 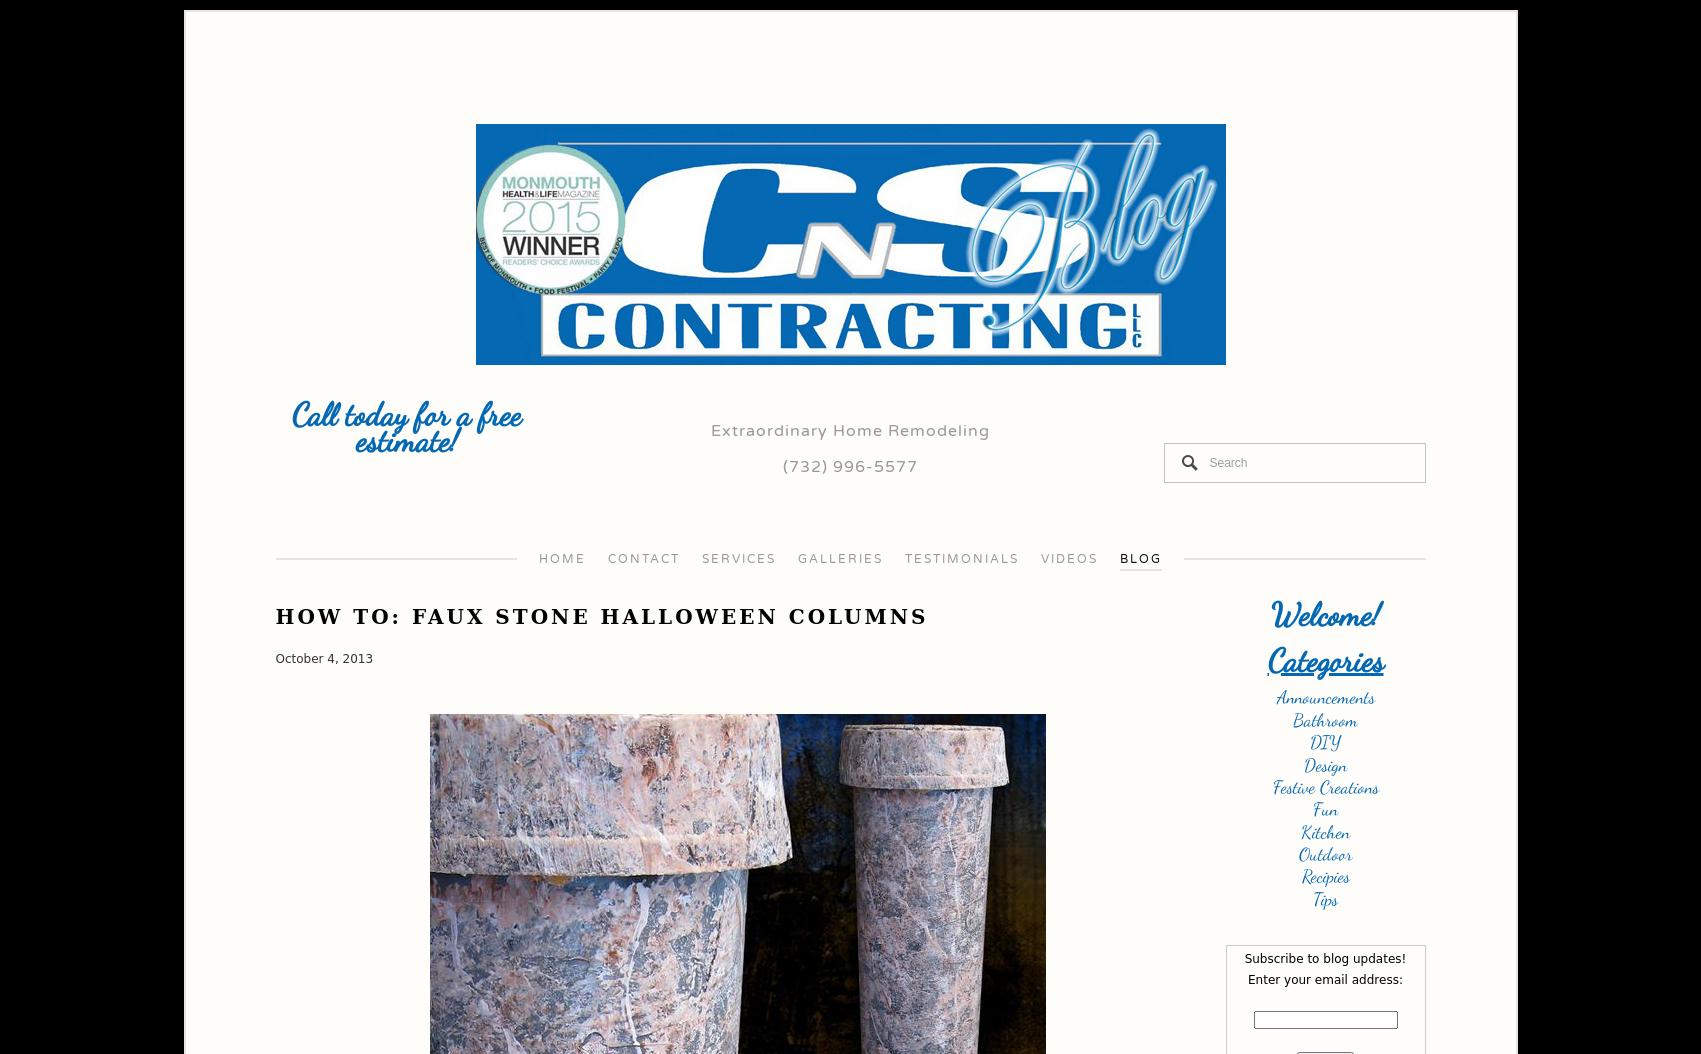 What do you see at coordinates (850, 430) in the screenshot?
I see `'Extraordinary Home Remodeling'` at bounding box center [850, 430].